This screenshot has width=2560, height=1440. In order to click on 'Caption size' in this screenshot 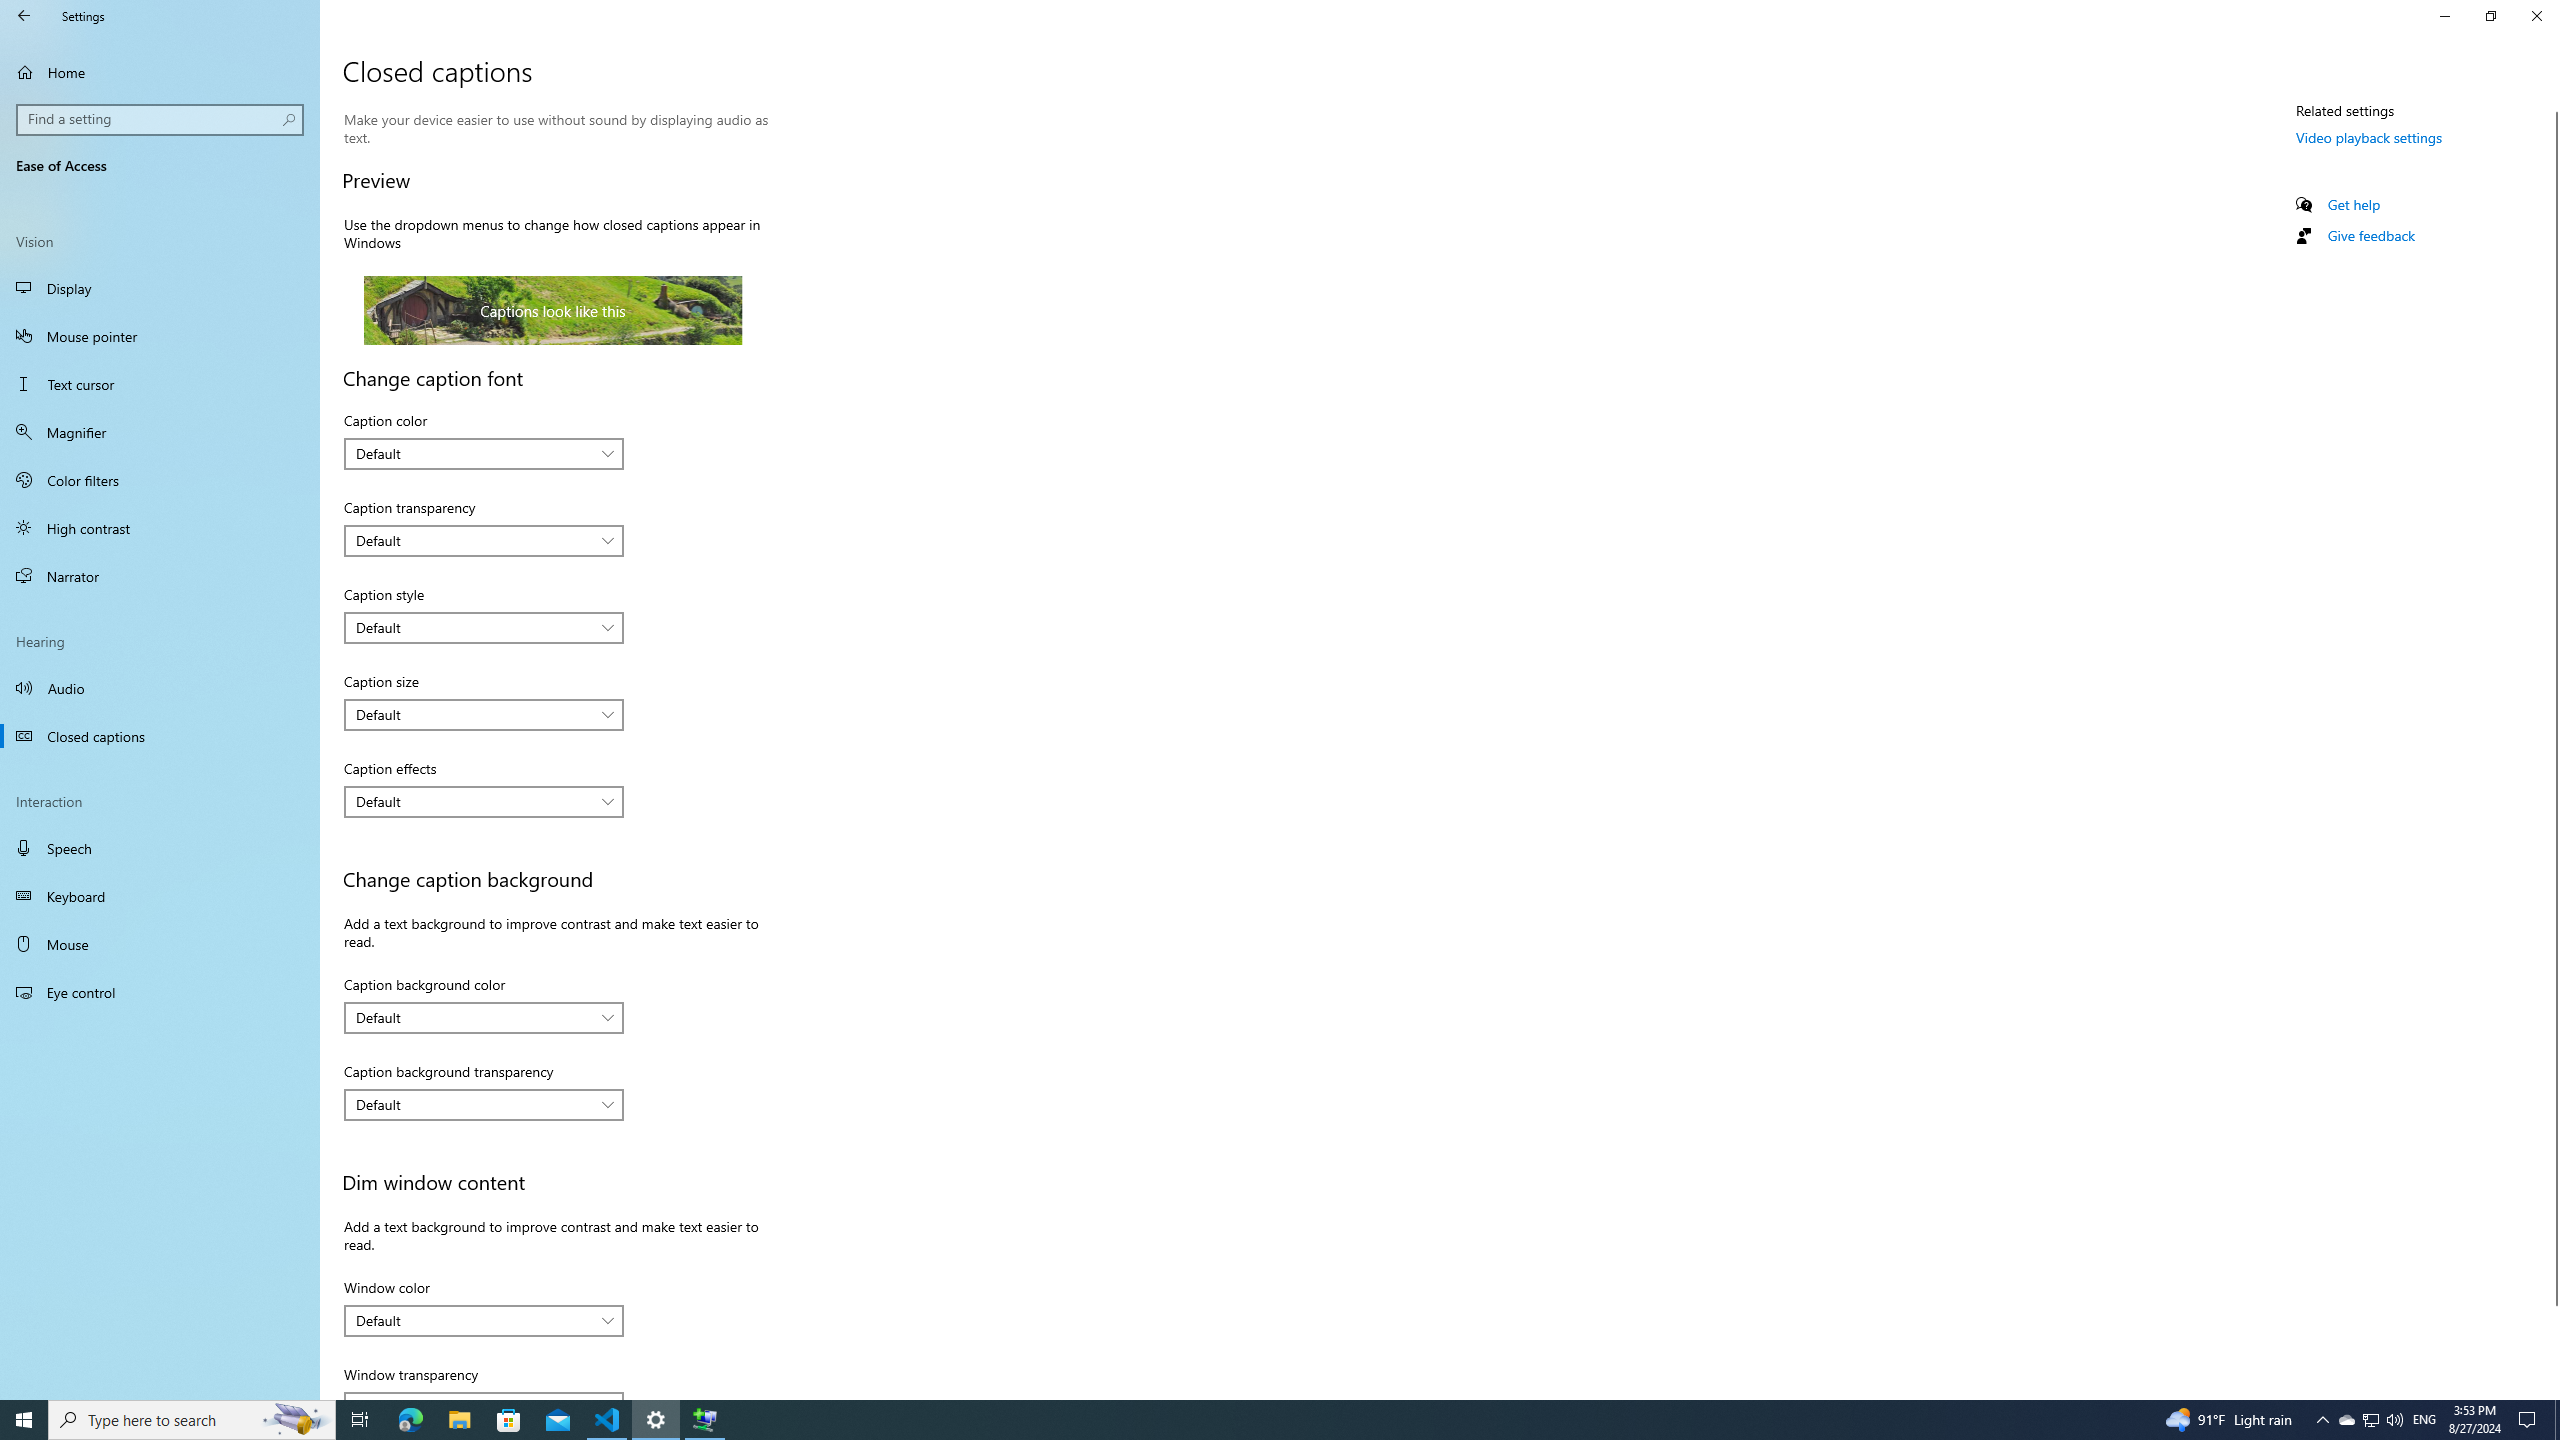, I will do `click(482, 713)`.